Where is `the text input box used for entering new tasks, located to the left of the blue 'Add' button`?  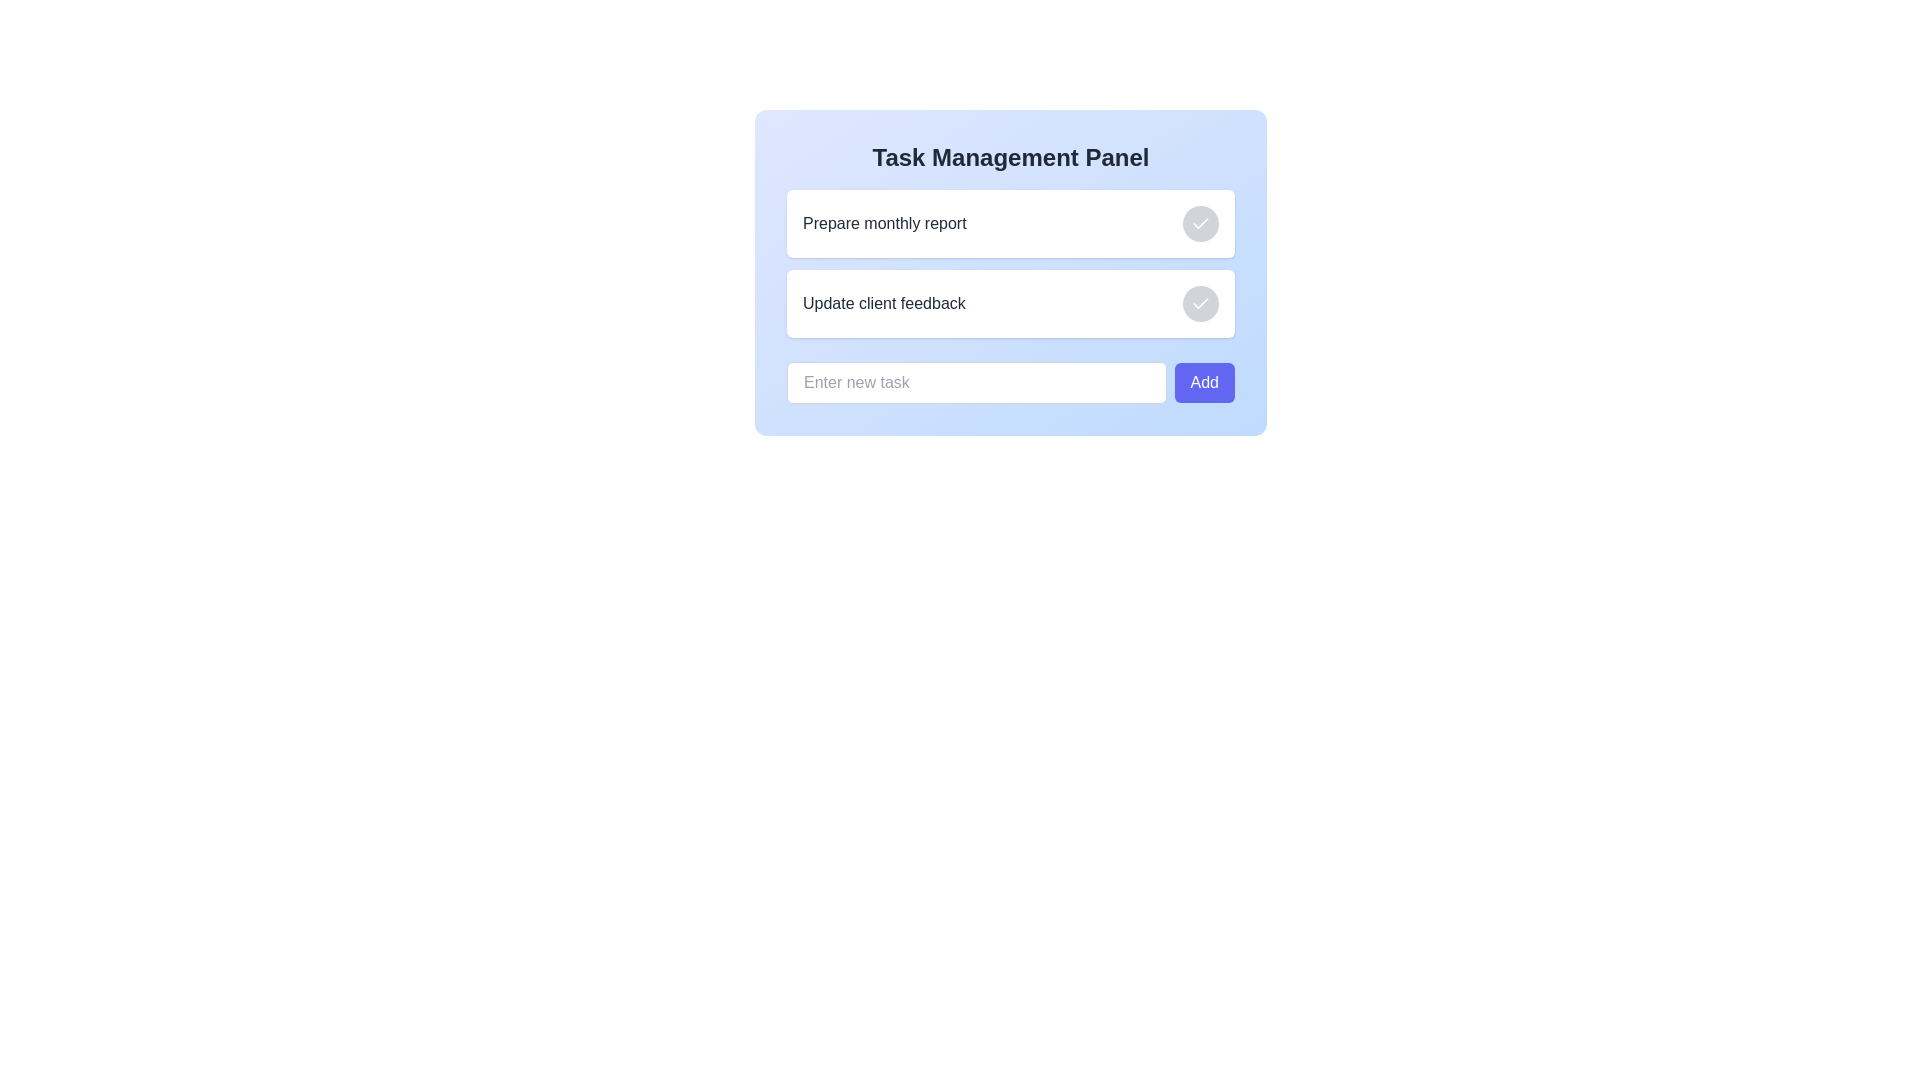
the text input box used for entering new tasks, located to the left of the blue 'Add' button is located at coordinates (976, 382).